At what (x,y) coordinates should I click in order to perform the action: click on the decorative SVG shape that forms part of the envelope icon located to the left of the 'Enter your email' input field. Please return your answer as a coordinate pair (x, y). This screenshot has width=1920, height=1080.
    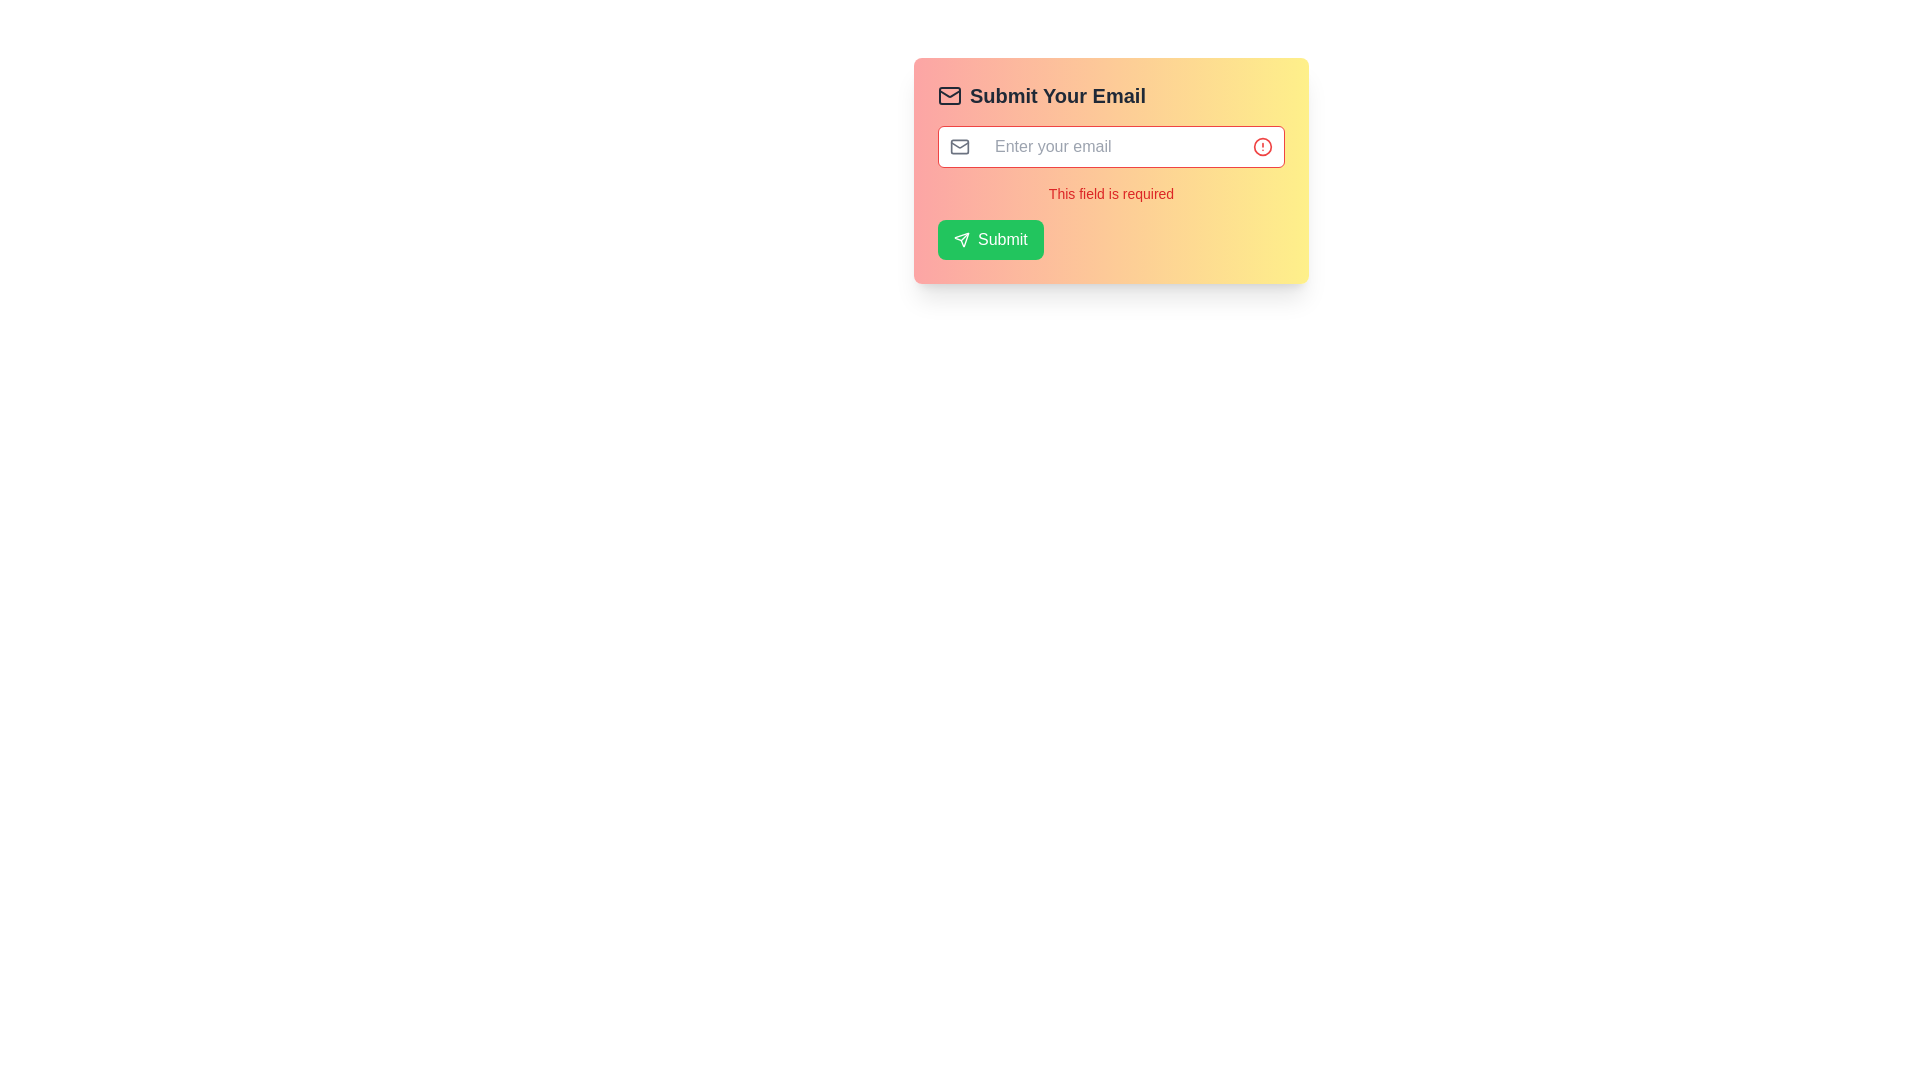
    Looking at the image, I should click on (960, 145).